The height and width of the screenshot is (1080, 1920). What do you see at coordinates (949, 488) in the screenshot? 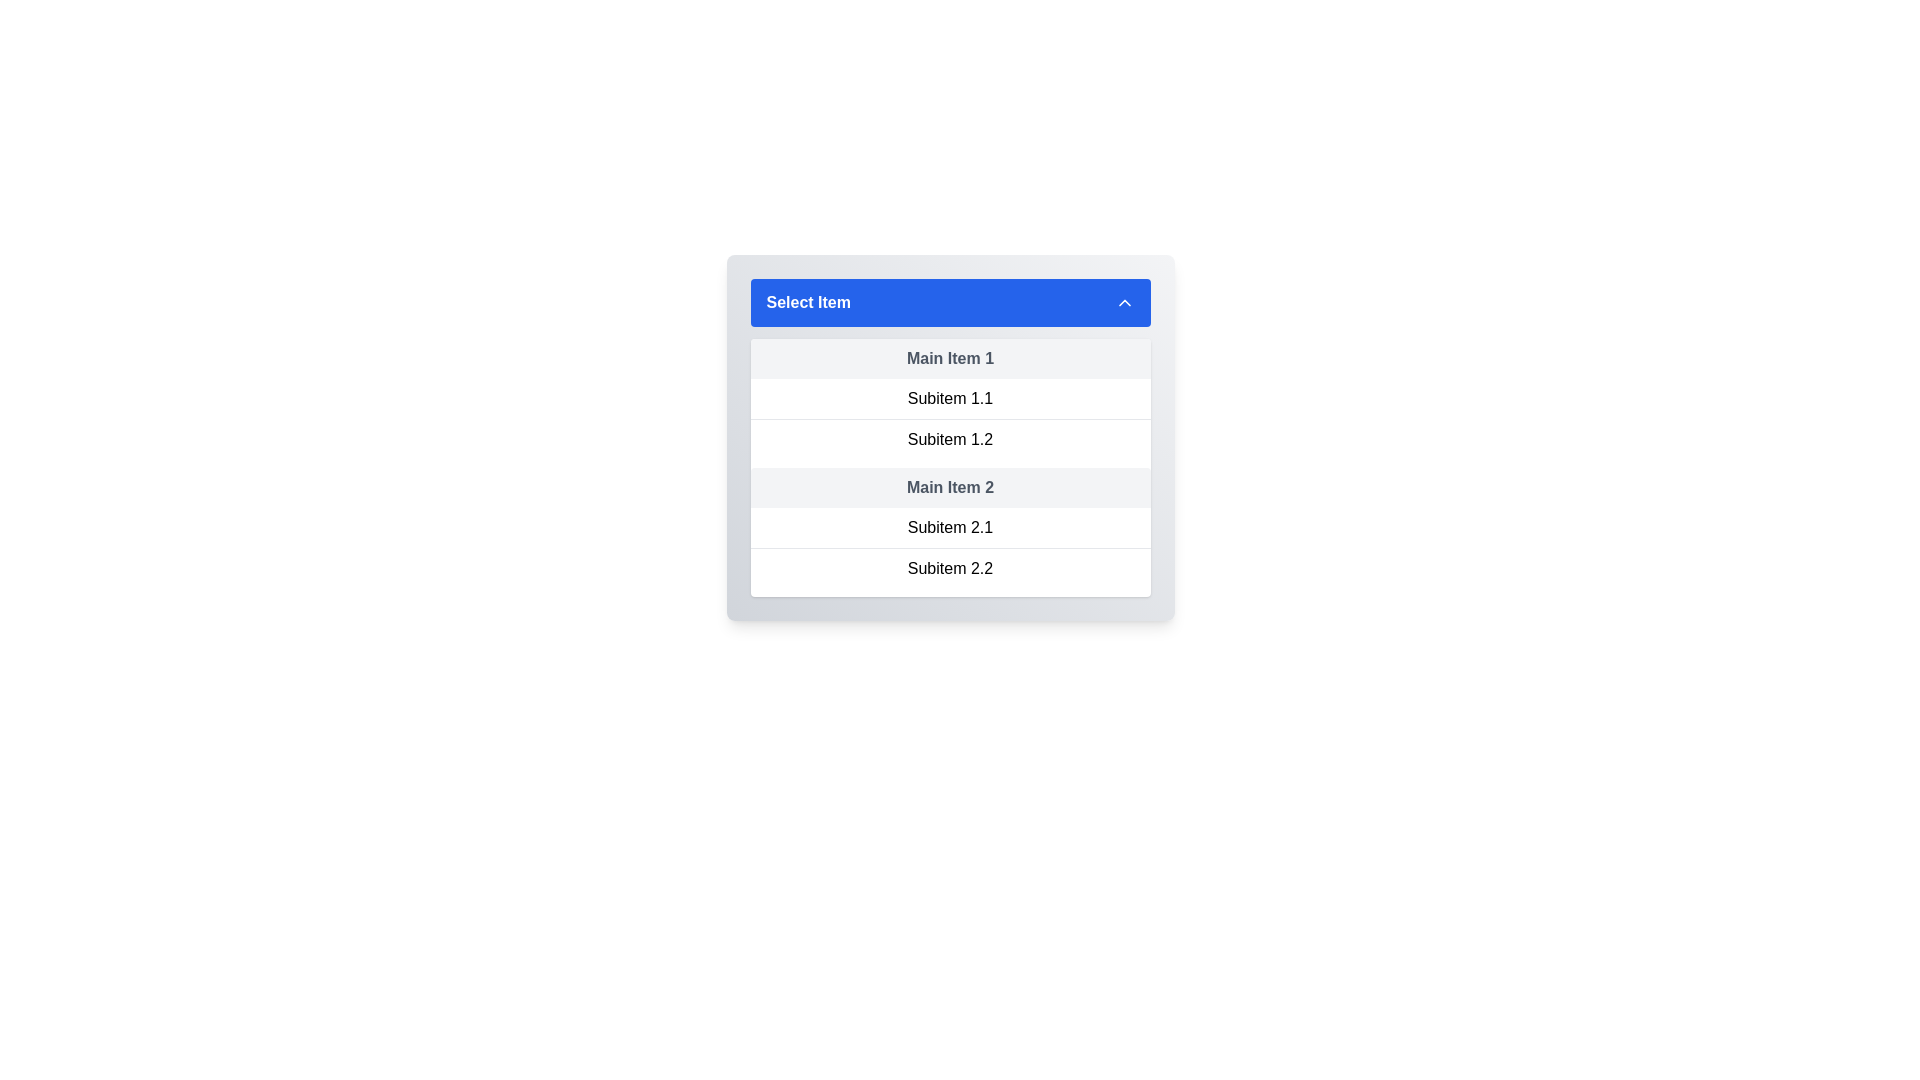
I see `the static label functioning as a header, positioned as the third primary item in the dropdown-like structure beneath 'Select Item'` at bounding box center [949, 488].